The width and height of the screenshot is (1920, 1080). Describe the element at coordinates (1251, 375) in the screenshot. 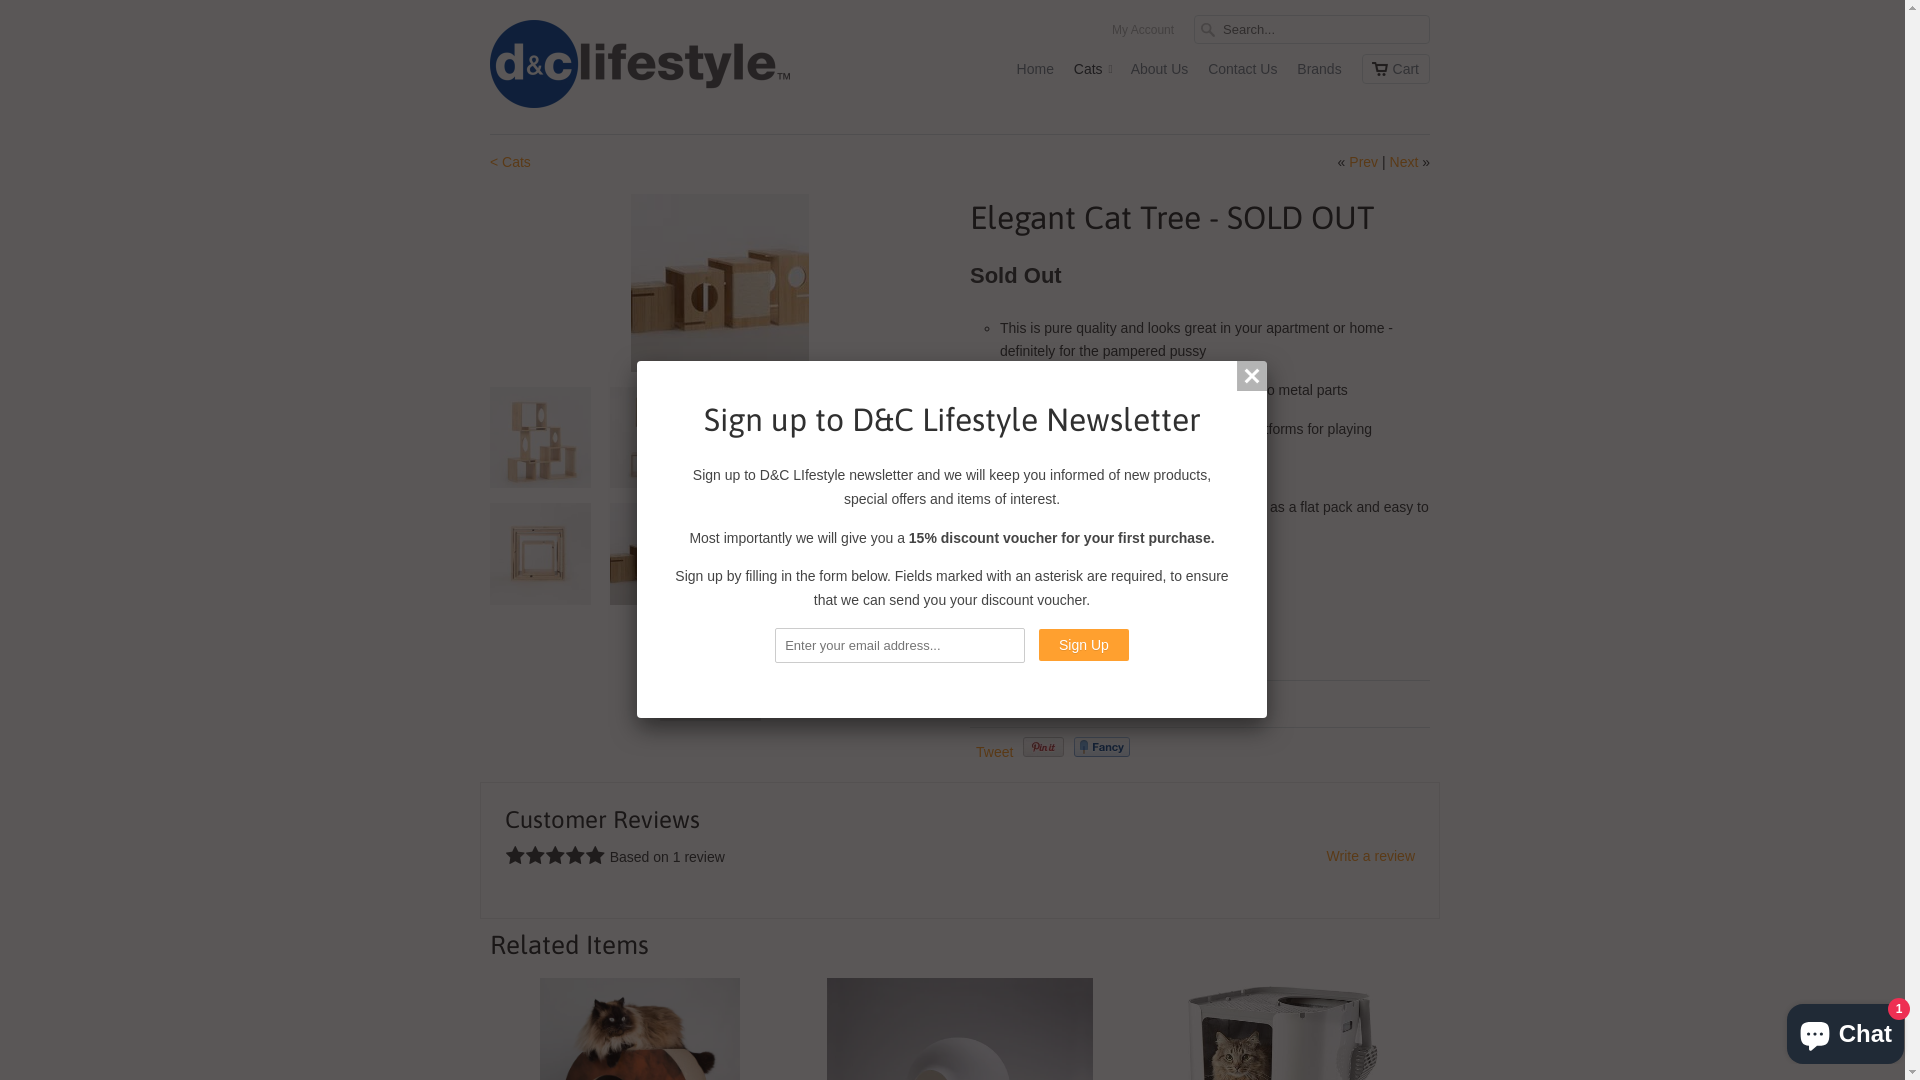

I see `'Close'` at that location.